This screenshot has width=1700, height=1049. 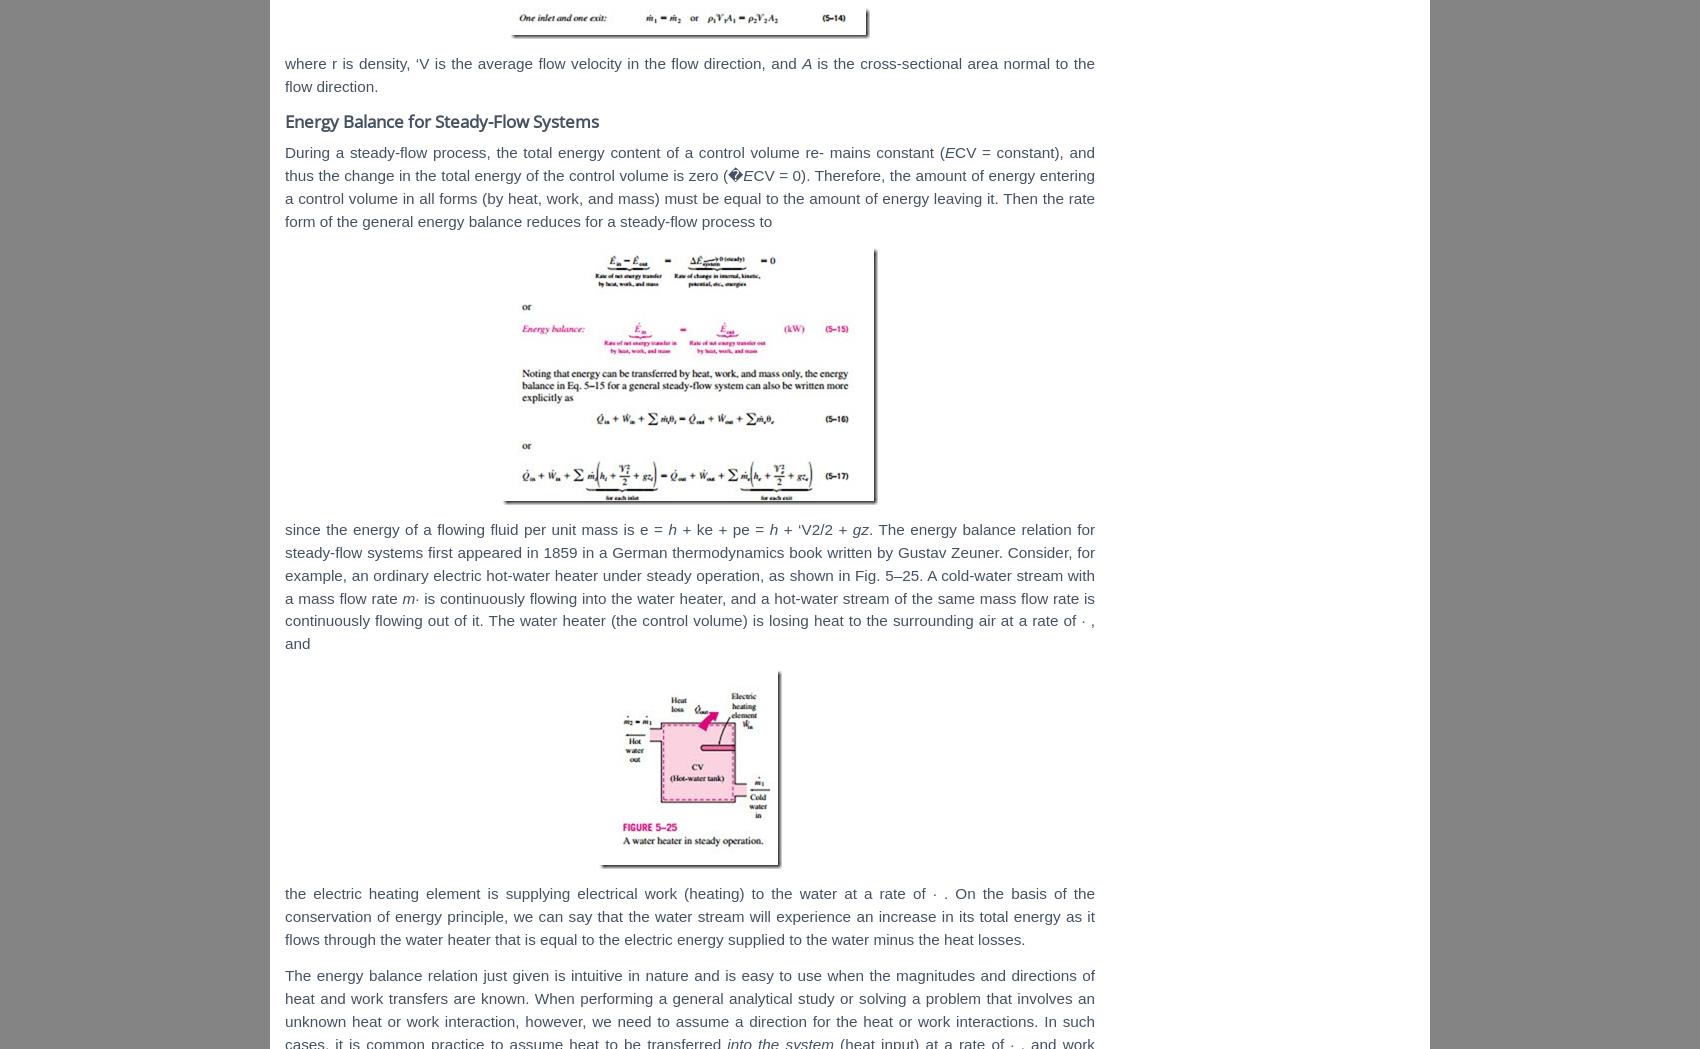 I want to click on 'A', so click(x=808, y=62).